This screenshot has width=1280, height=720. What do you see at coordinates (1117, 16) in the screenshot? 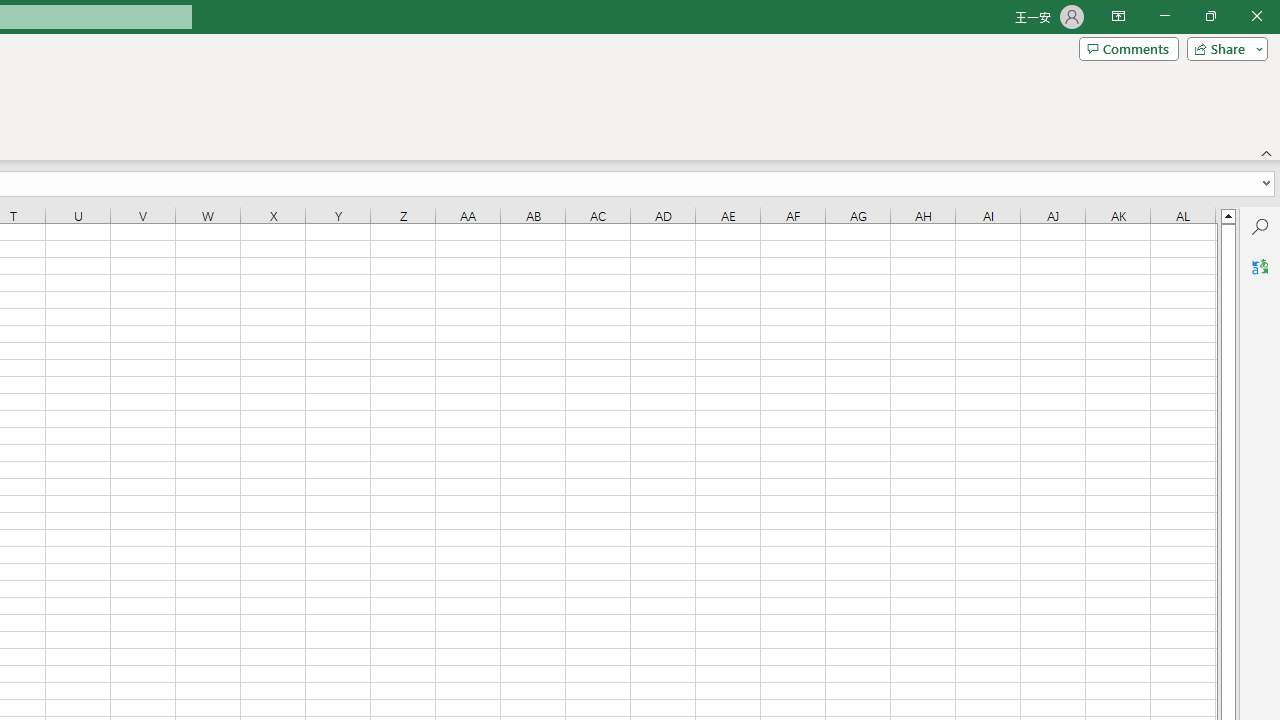
I see `'Ribbon Display Options'` at bounding box center [1117, 16].